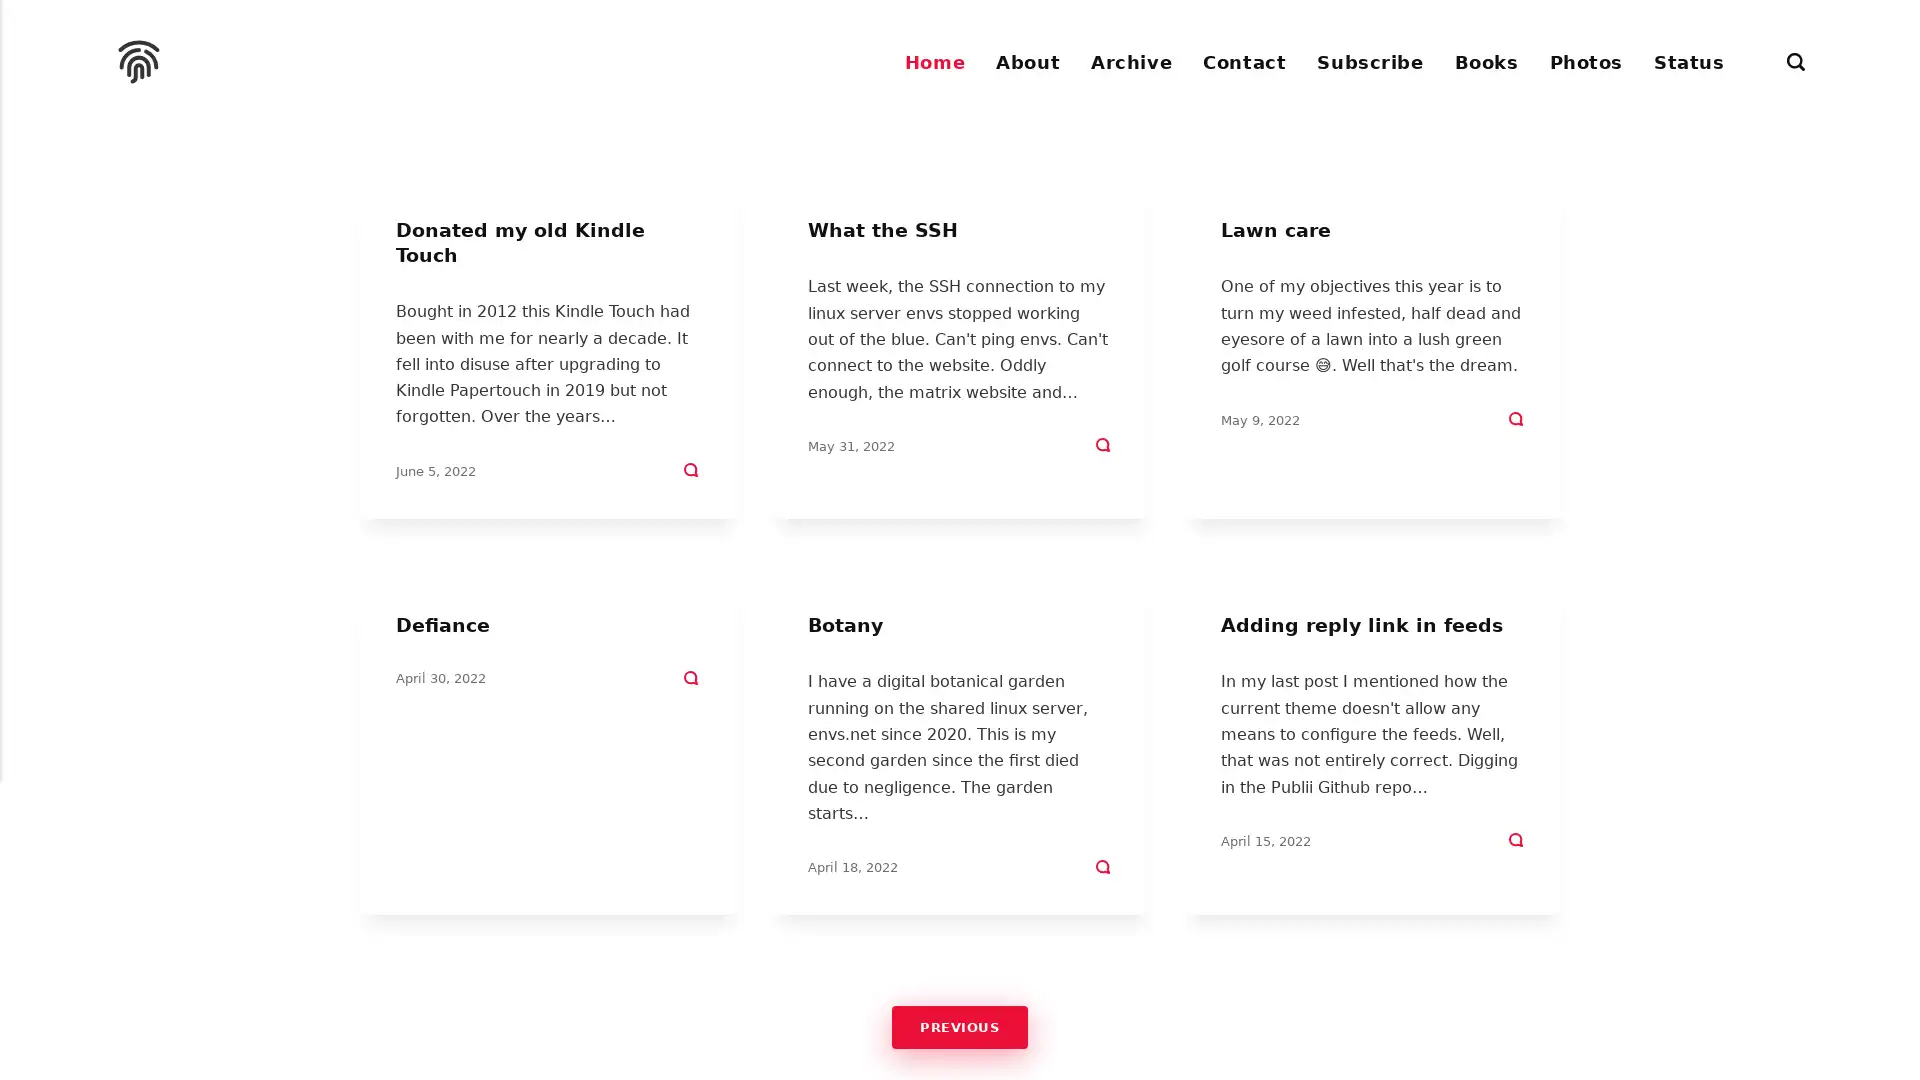 This screenshot has height=1080, width=1920. I want to click on Search, so click(1795, 60).